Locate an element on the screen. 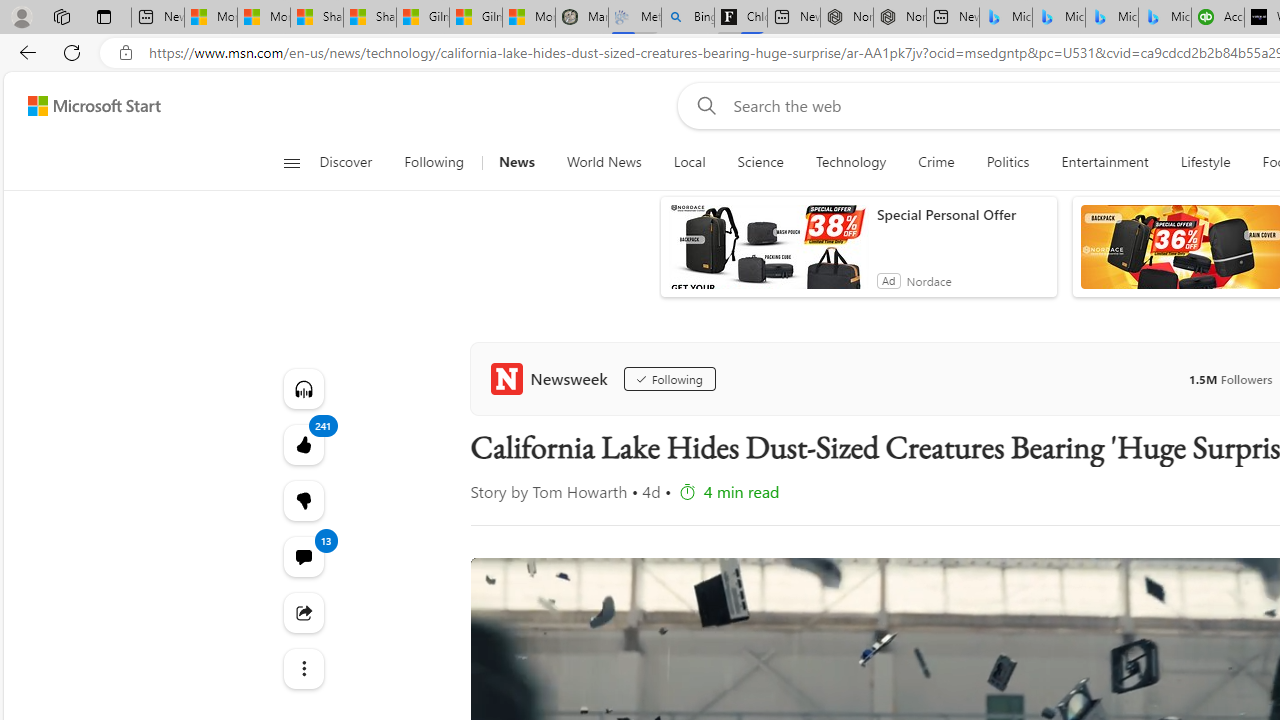 The width and height of the screenshot is (1280, 720). 'More like this241Fewer like thisView comments' is located at coordinates (302, 499).